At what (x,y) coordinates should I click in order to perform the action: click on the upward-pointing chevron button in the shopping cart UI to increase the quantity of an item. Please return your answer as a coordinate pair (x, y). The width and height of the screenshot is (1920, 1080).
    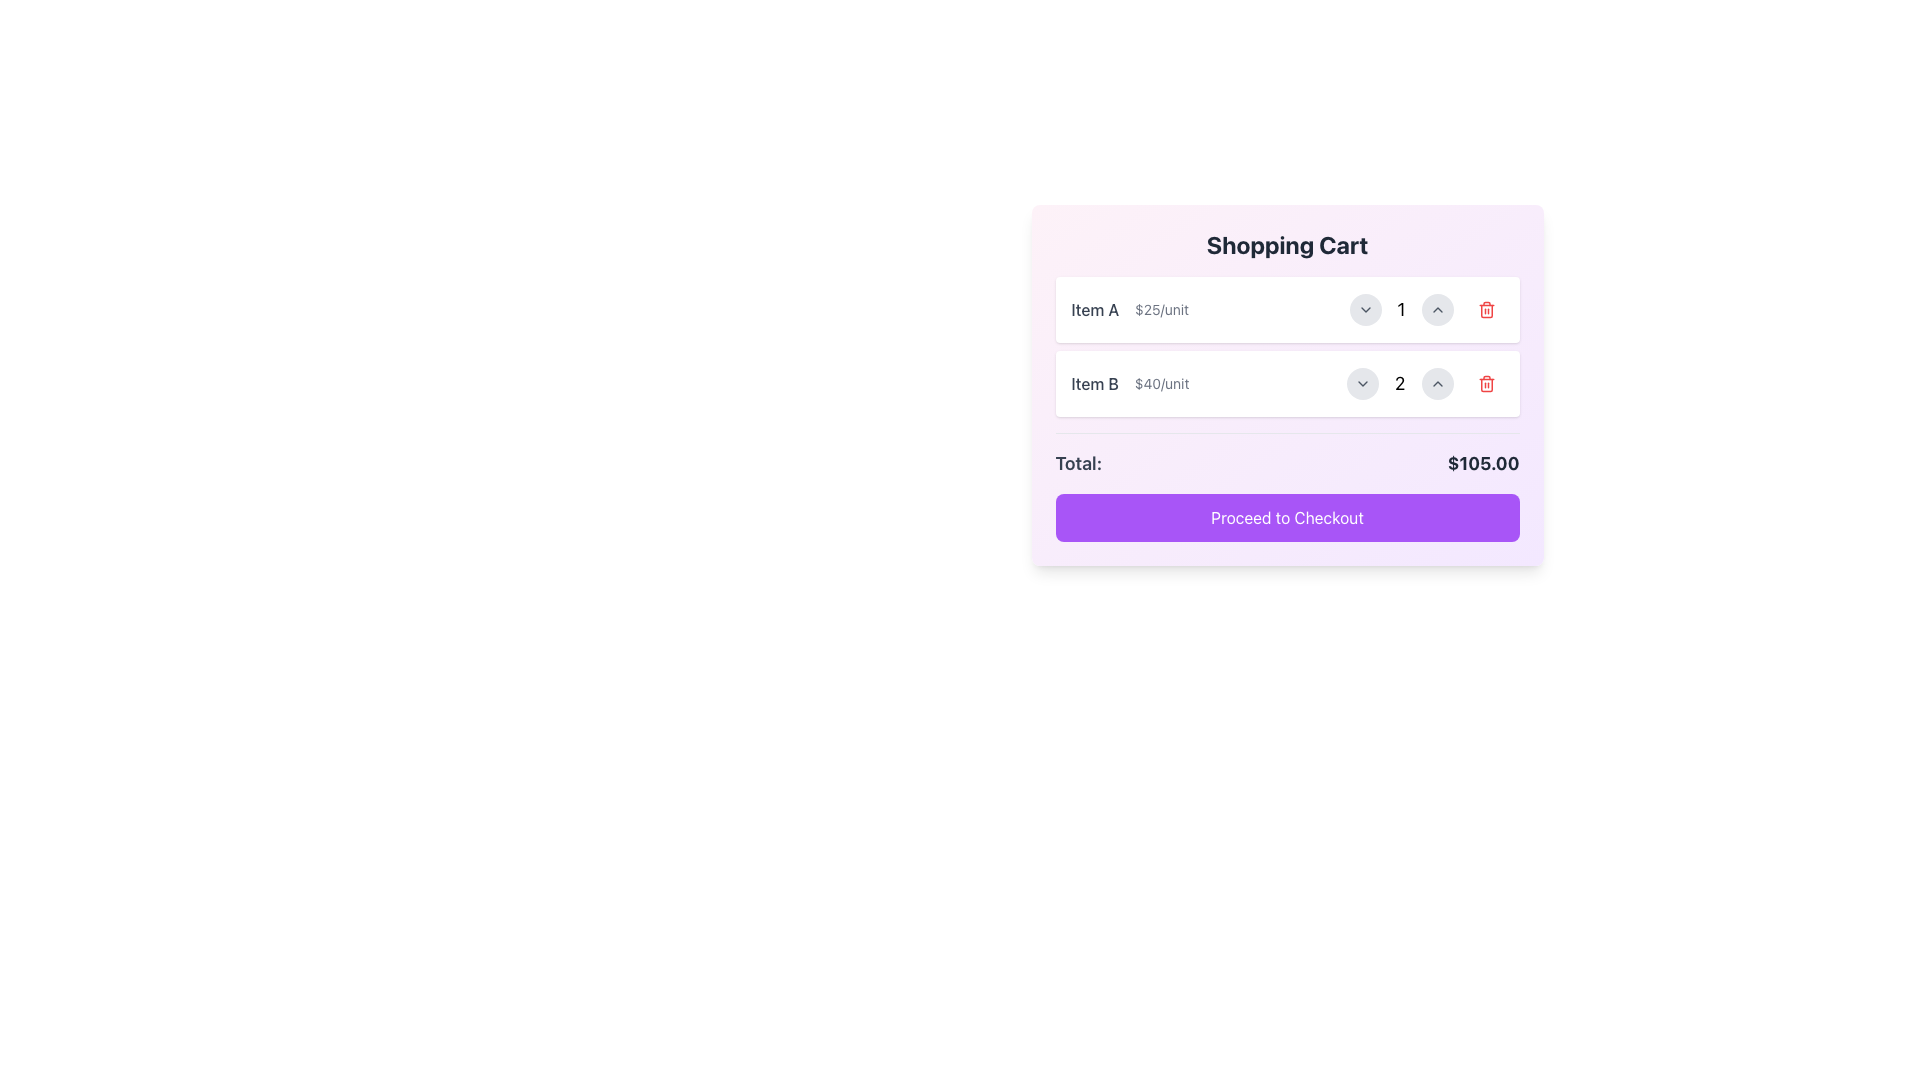
    Looking at the image, I should click on (1436, 384).